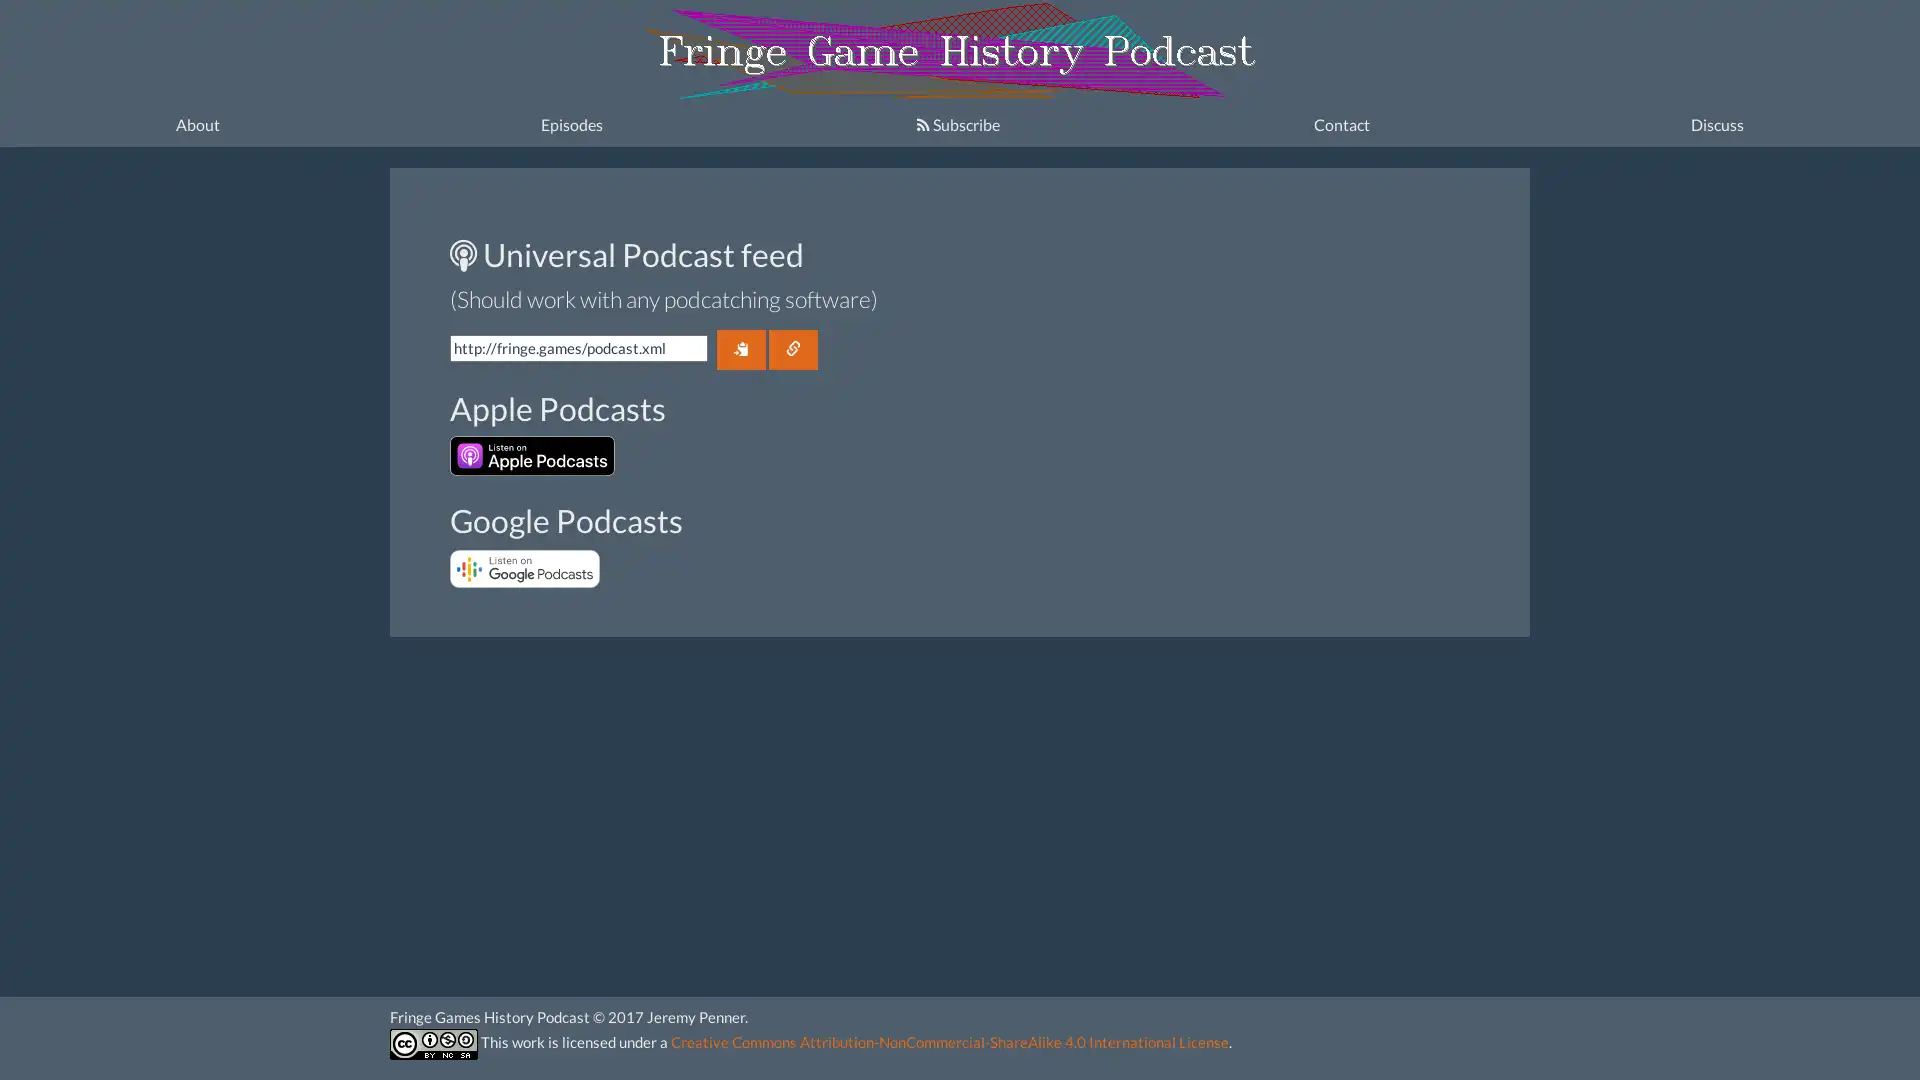 This screenshot has height=1080, width=1920. What do you see at coordinates (792, 348) in the screenshot?
I see `Link` at bounding box center [792, 348].